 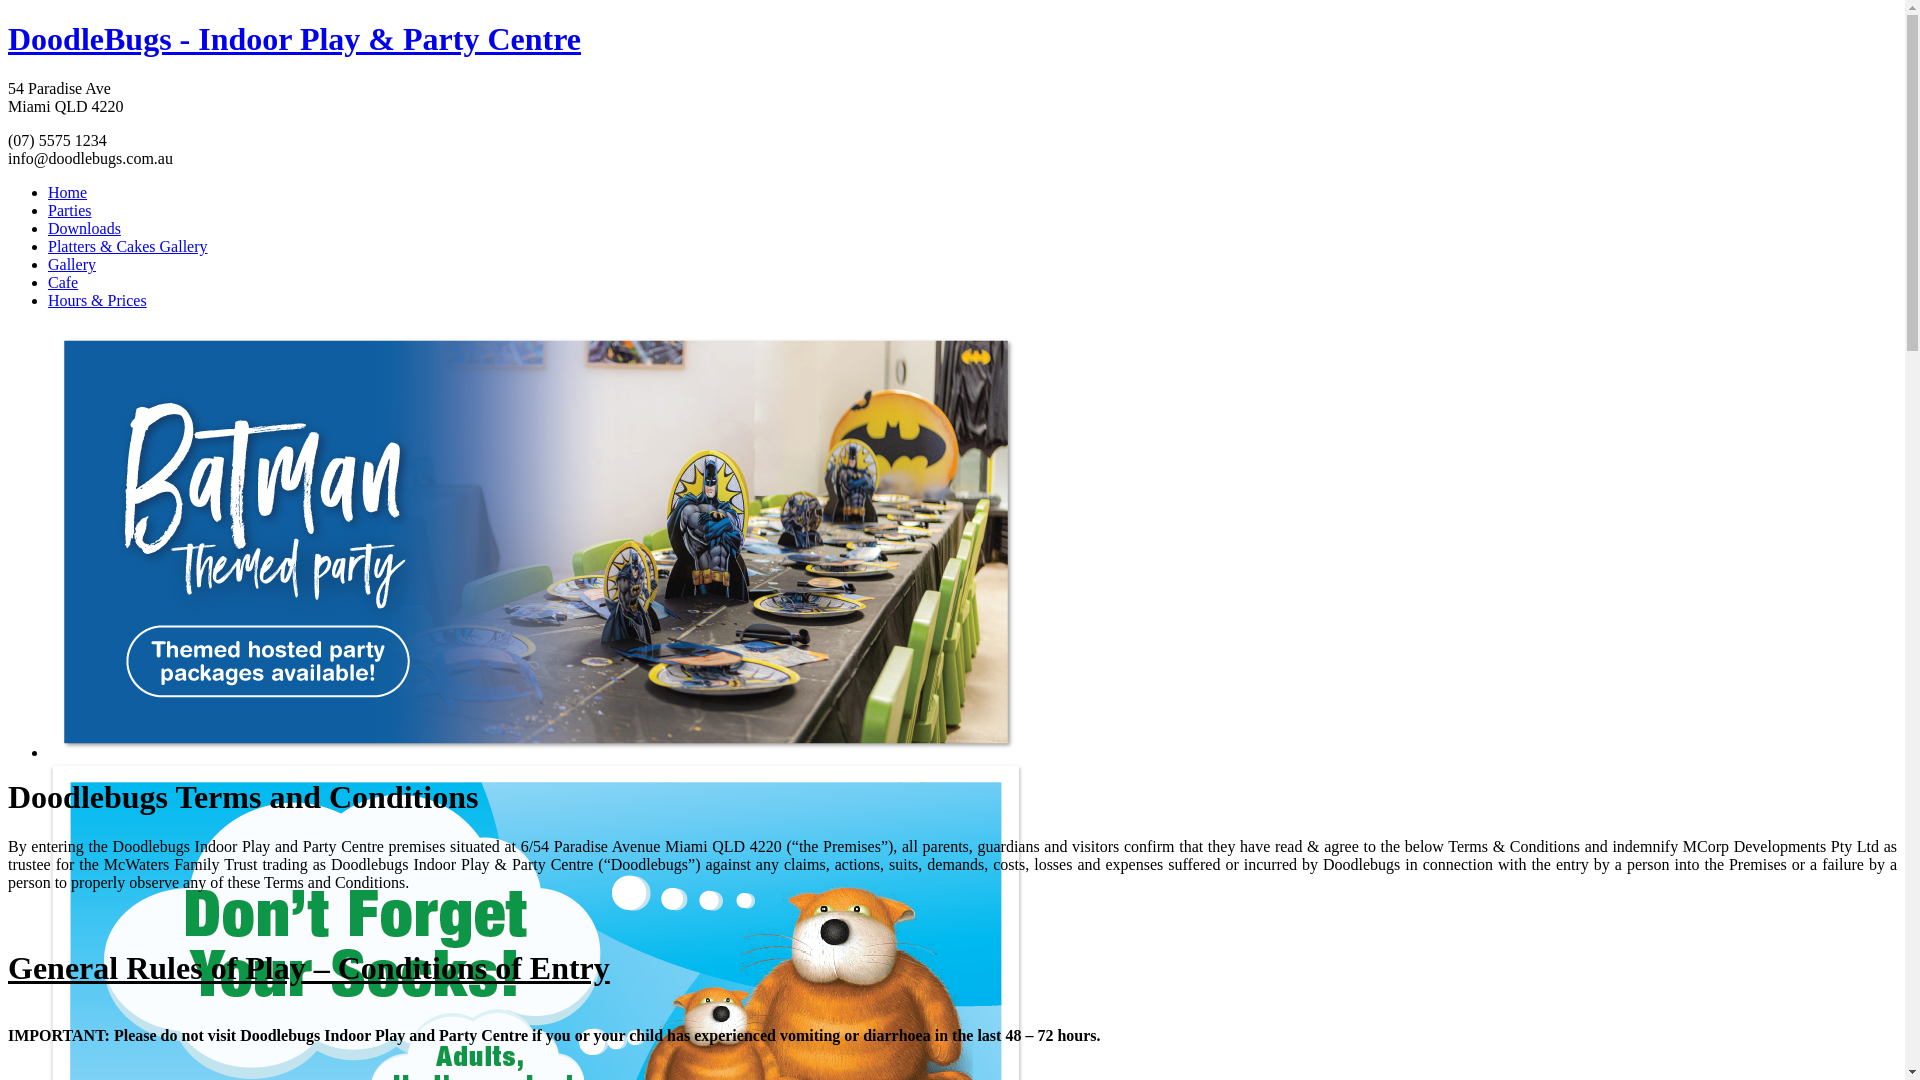 What do you see at coordinates (72, 263) in the screenshot?
I see `'Gallery'` at bounding box center [72, 263].